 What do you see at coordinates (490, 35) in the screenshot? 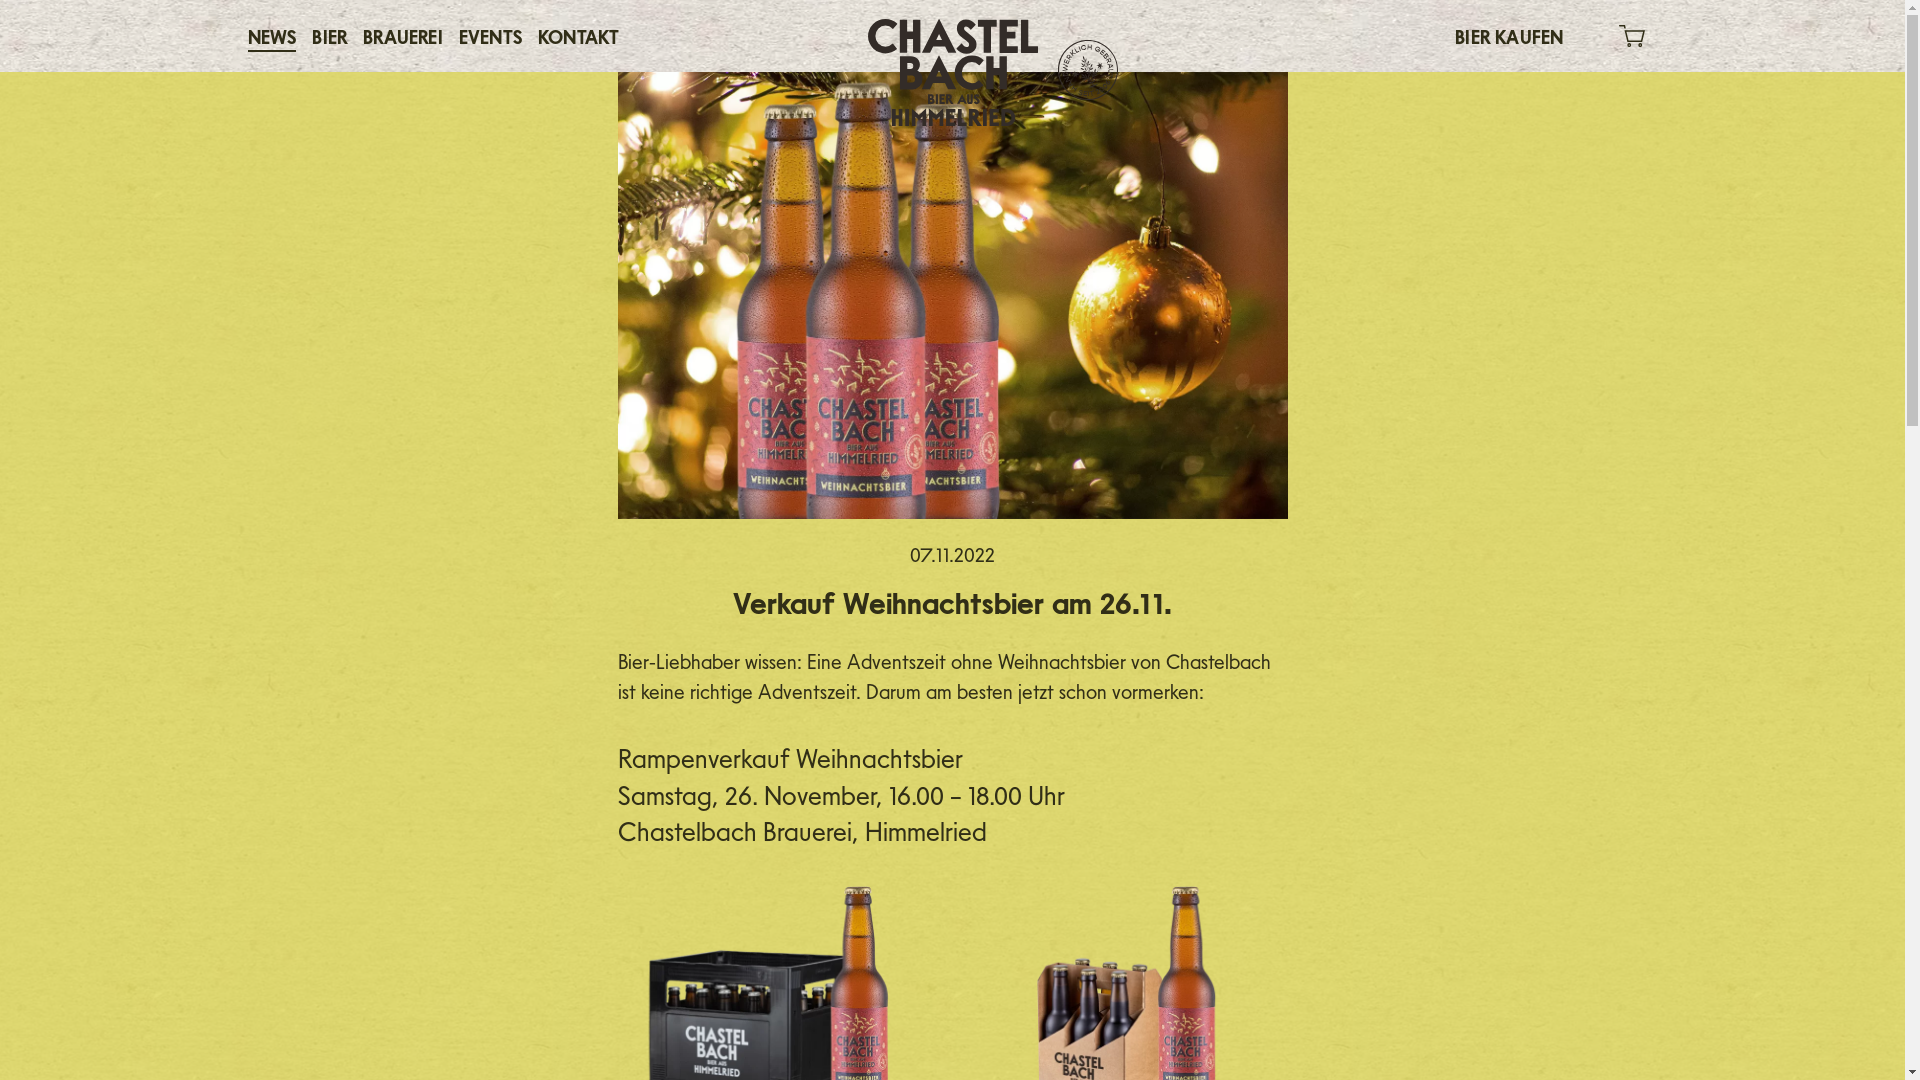
I see `'EVENTS'` at bounding box center [490, 35].